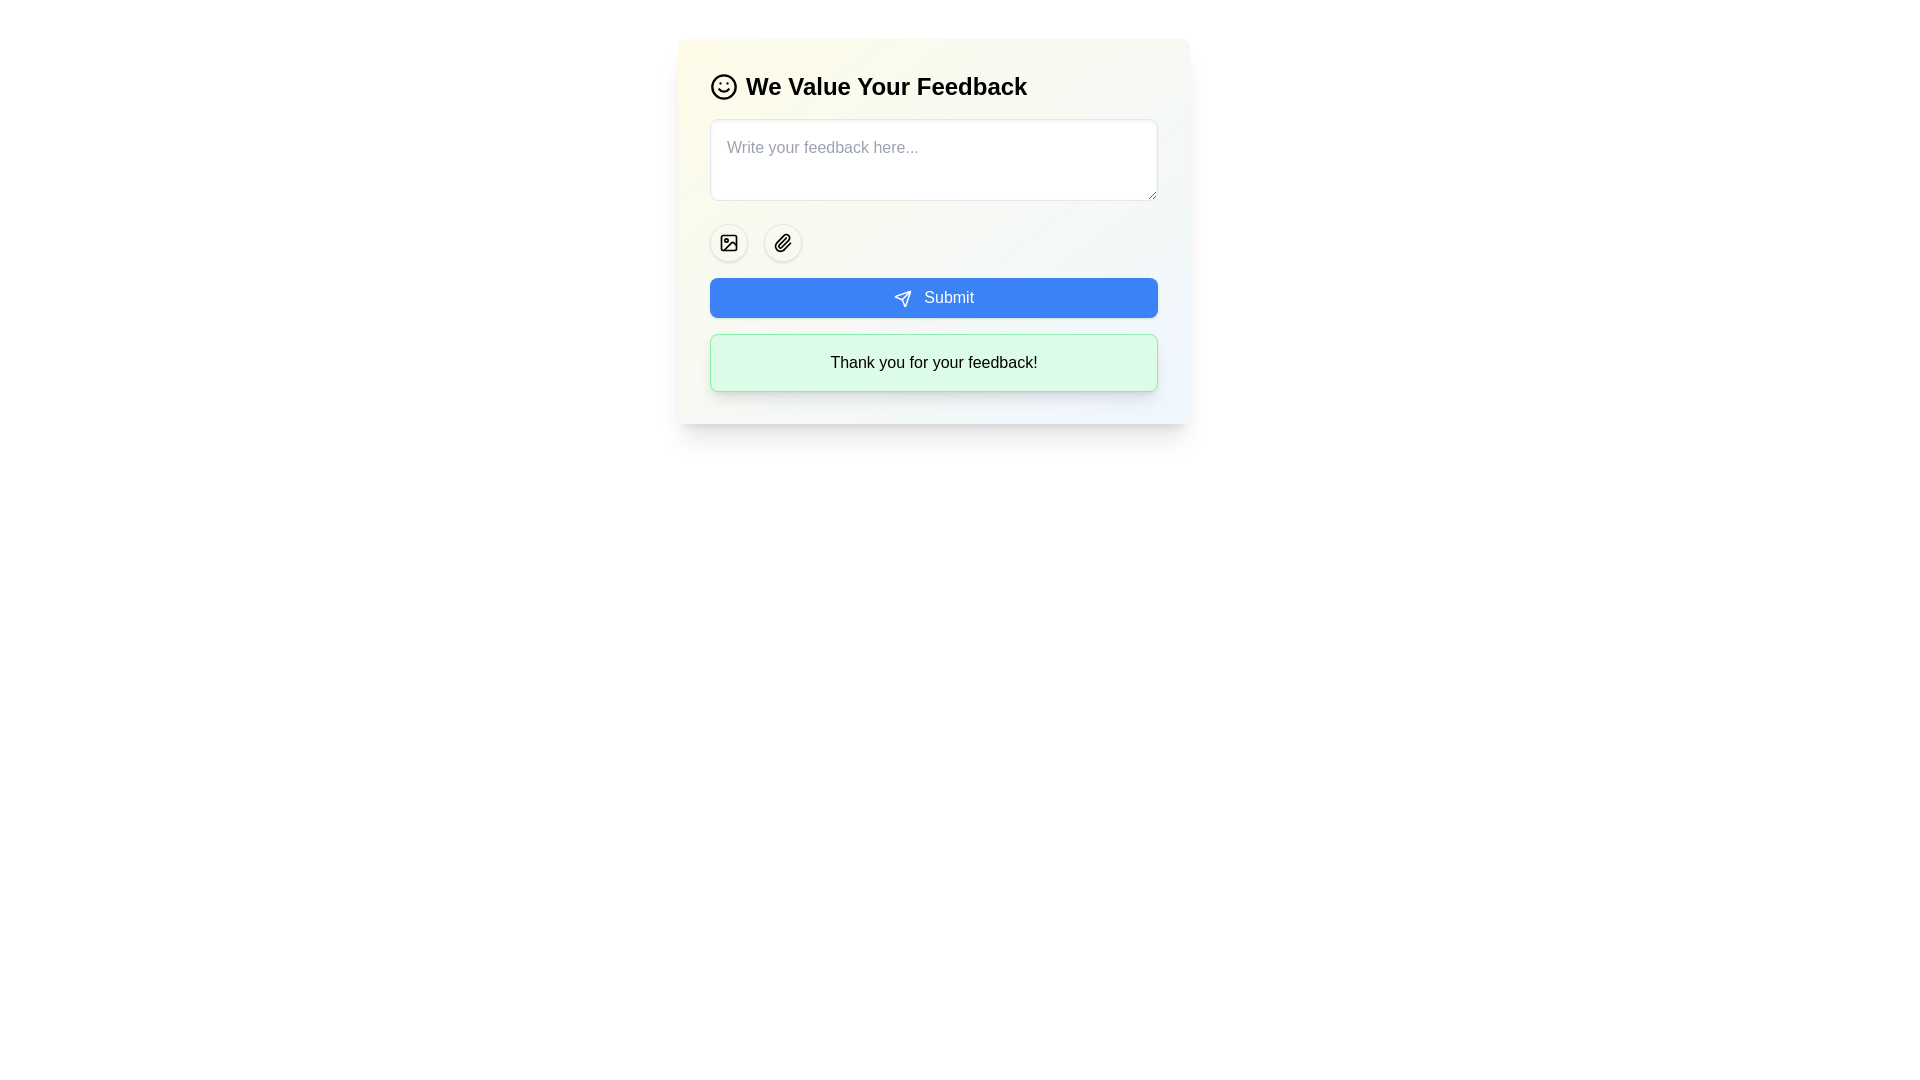  I want to click on the non-interactive Text Display Box, which is located below the blue 'Submit' button in a card-like structure with a gradient background, so click(933, 362).